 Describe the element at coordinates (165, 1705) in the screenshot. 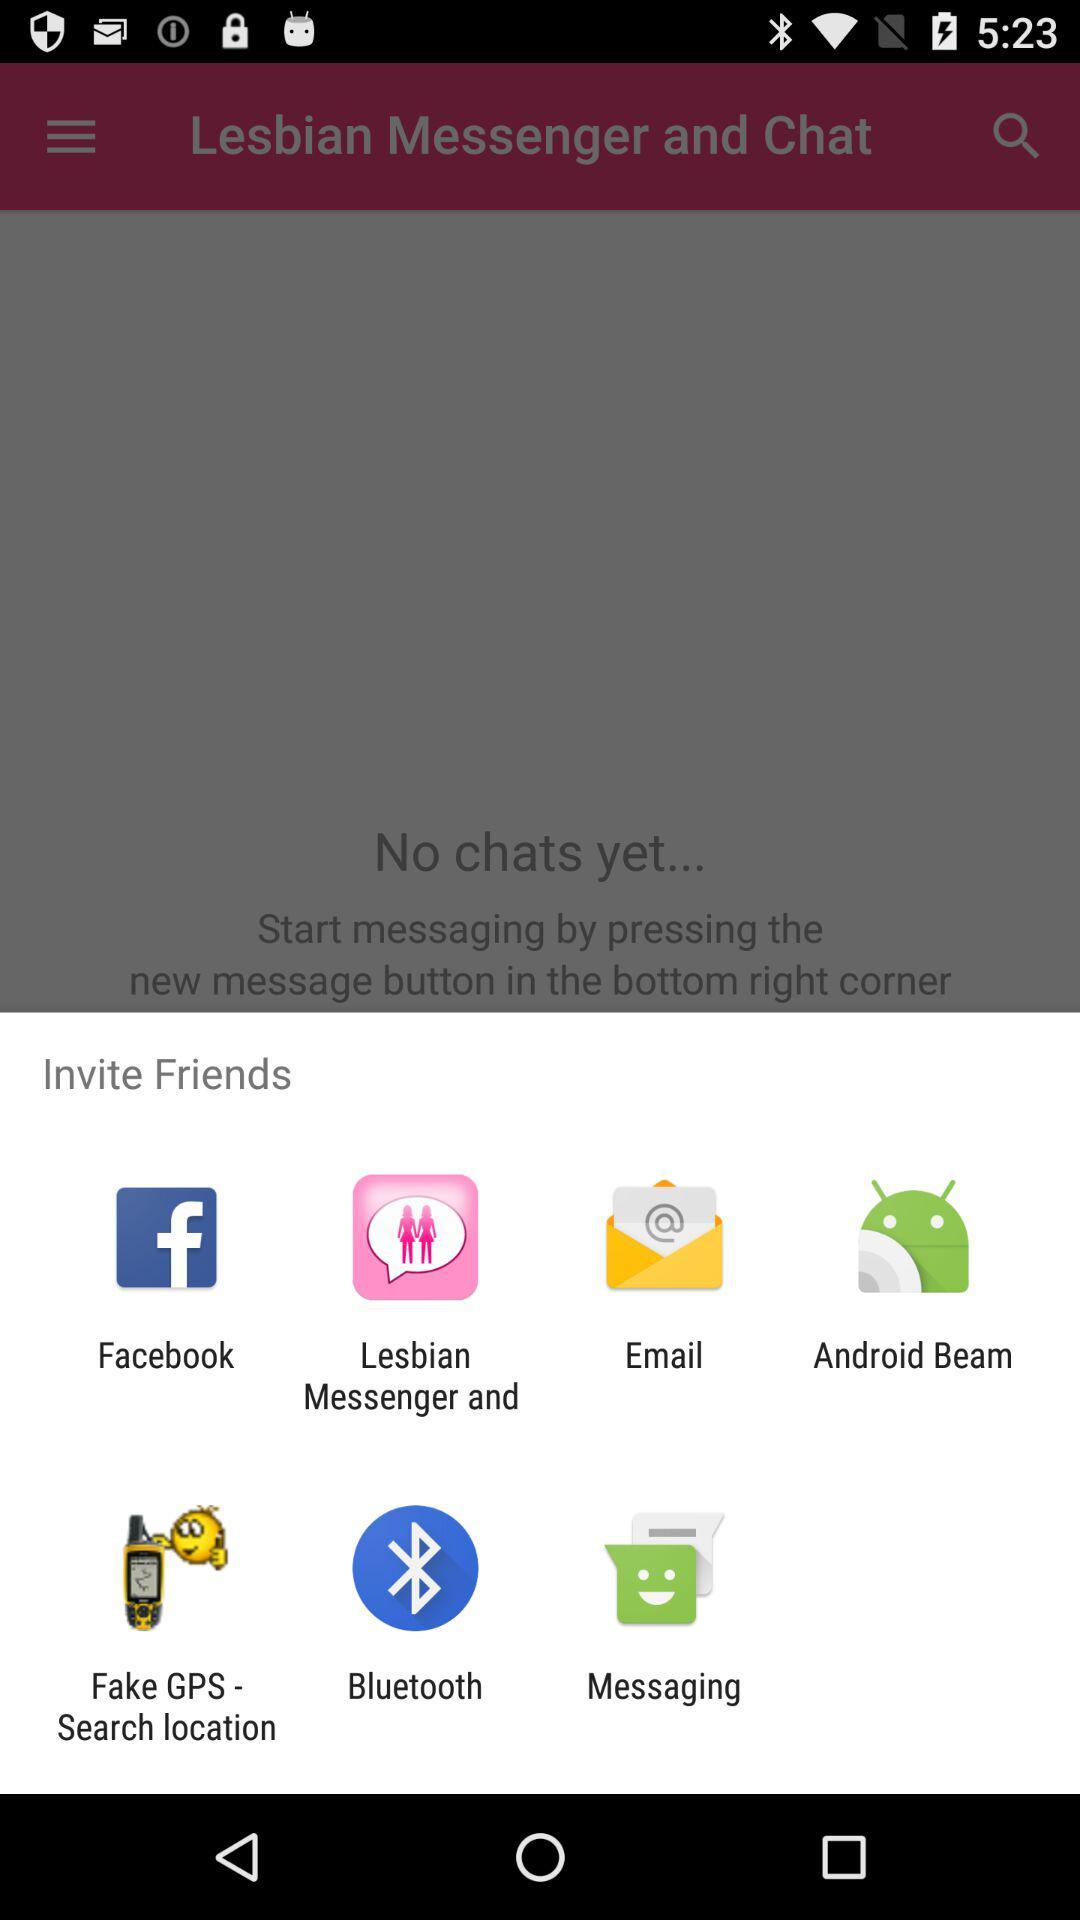

I see `fake gps search app` at that location.